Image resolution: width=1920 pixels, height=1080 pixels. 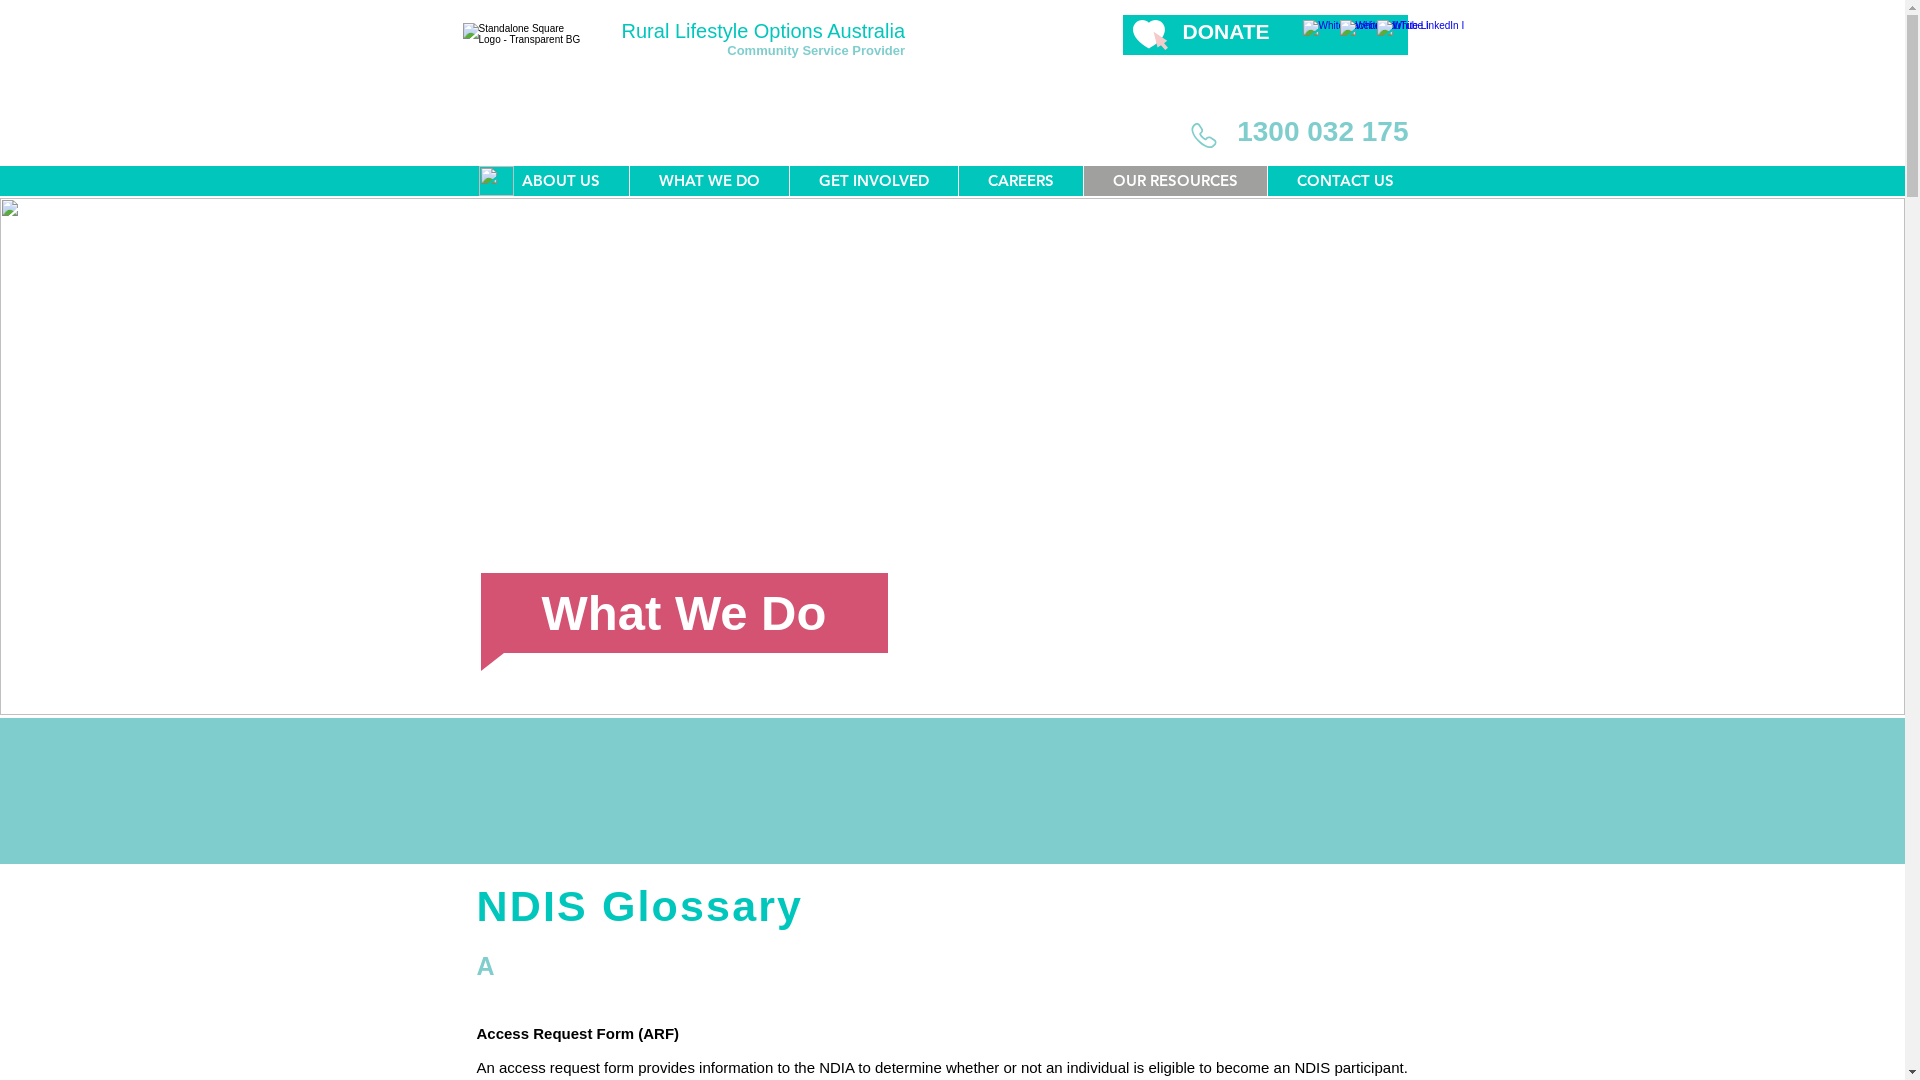 I want to click on 'DONATE', so click(x=1224, y=31).